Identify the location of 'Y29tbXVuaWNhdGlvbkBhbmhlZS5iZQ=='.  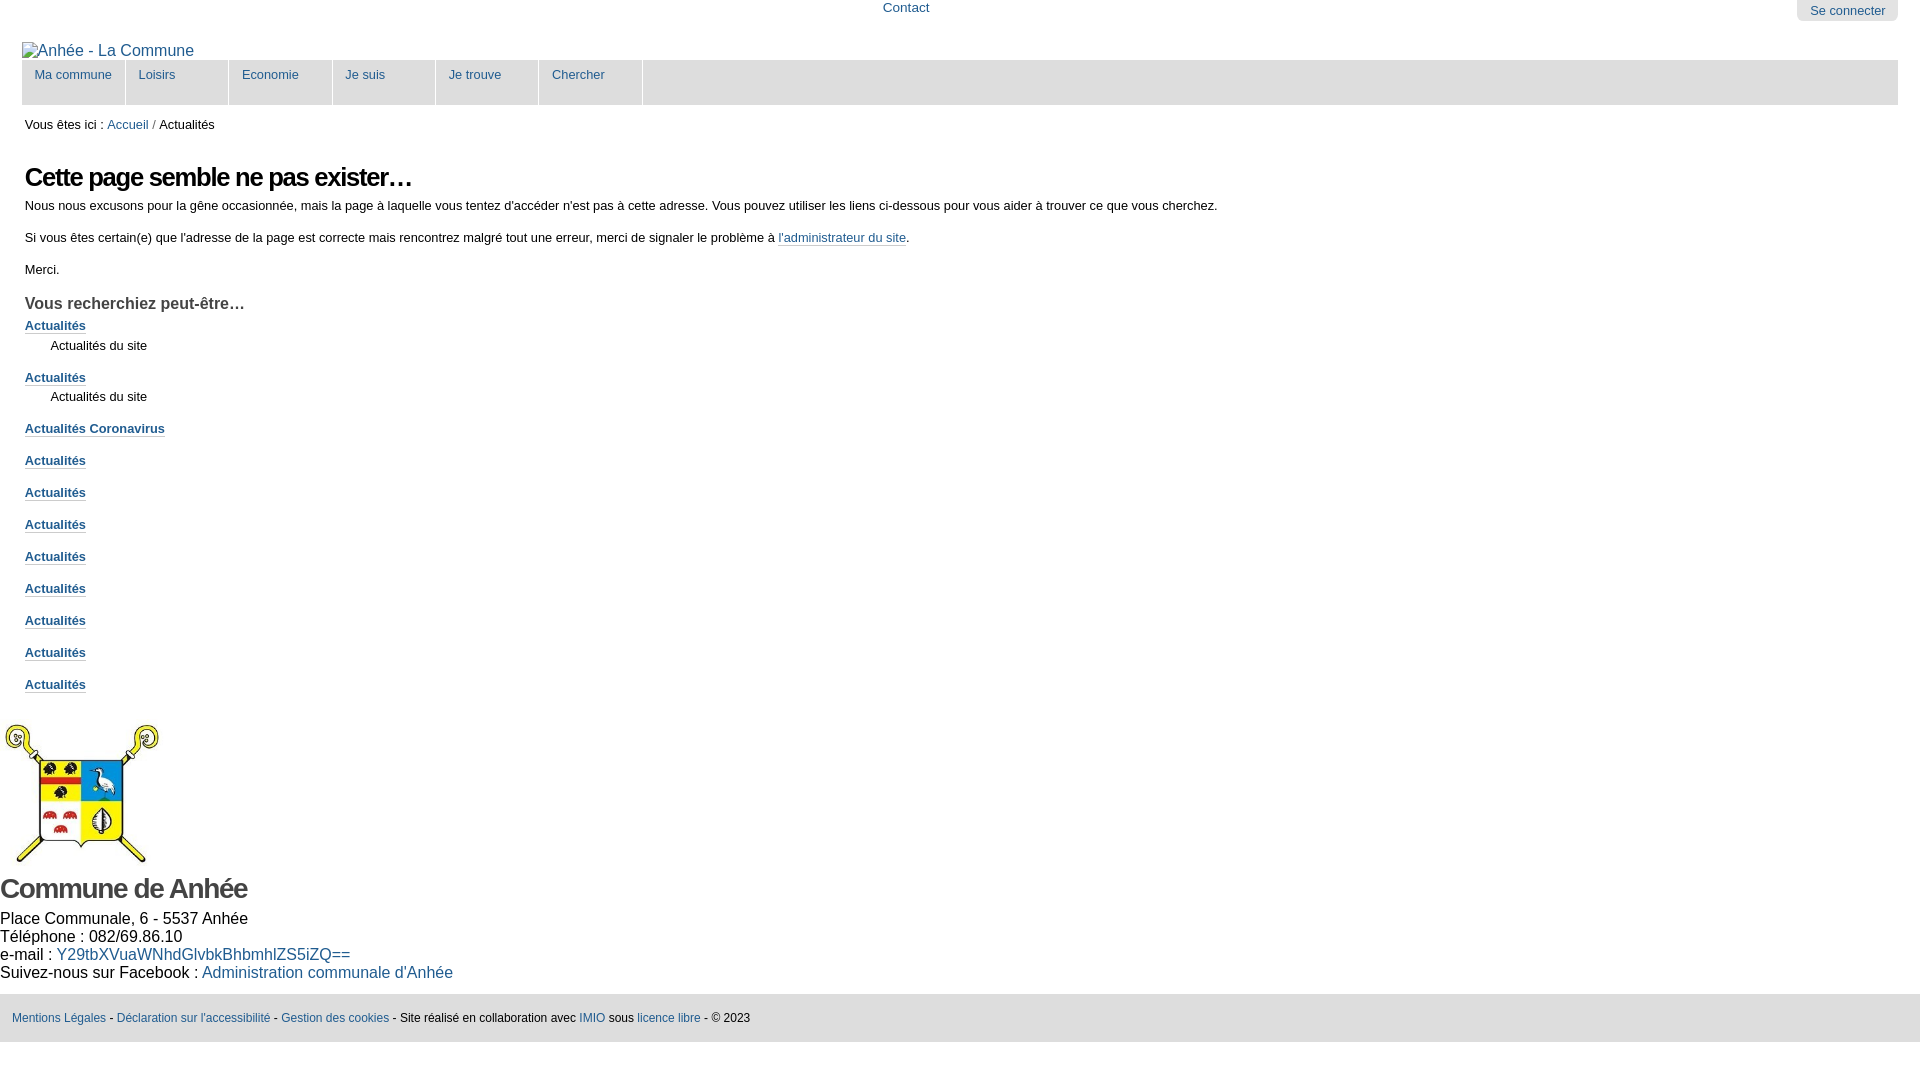
(203, 953).